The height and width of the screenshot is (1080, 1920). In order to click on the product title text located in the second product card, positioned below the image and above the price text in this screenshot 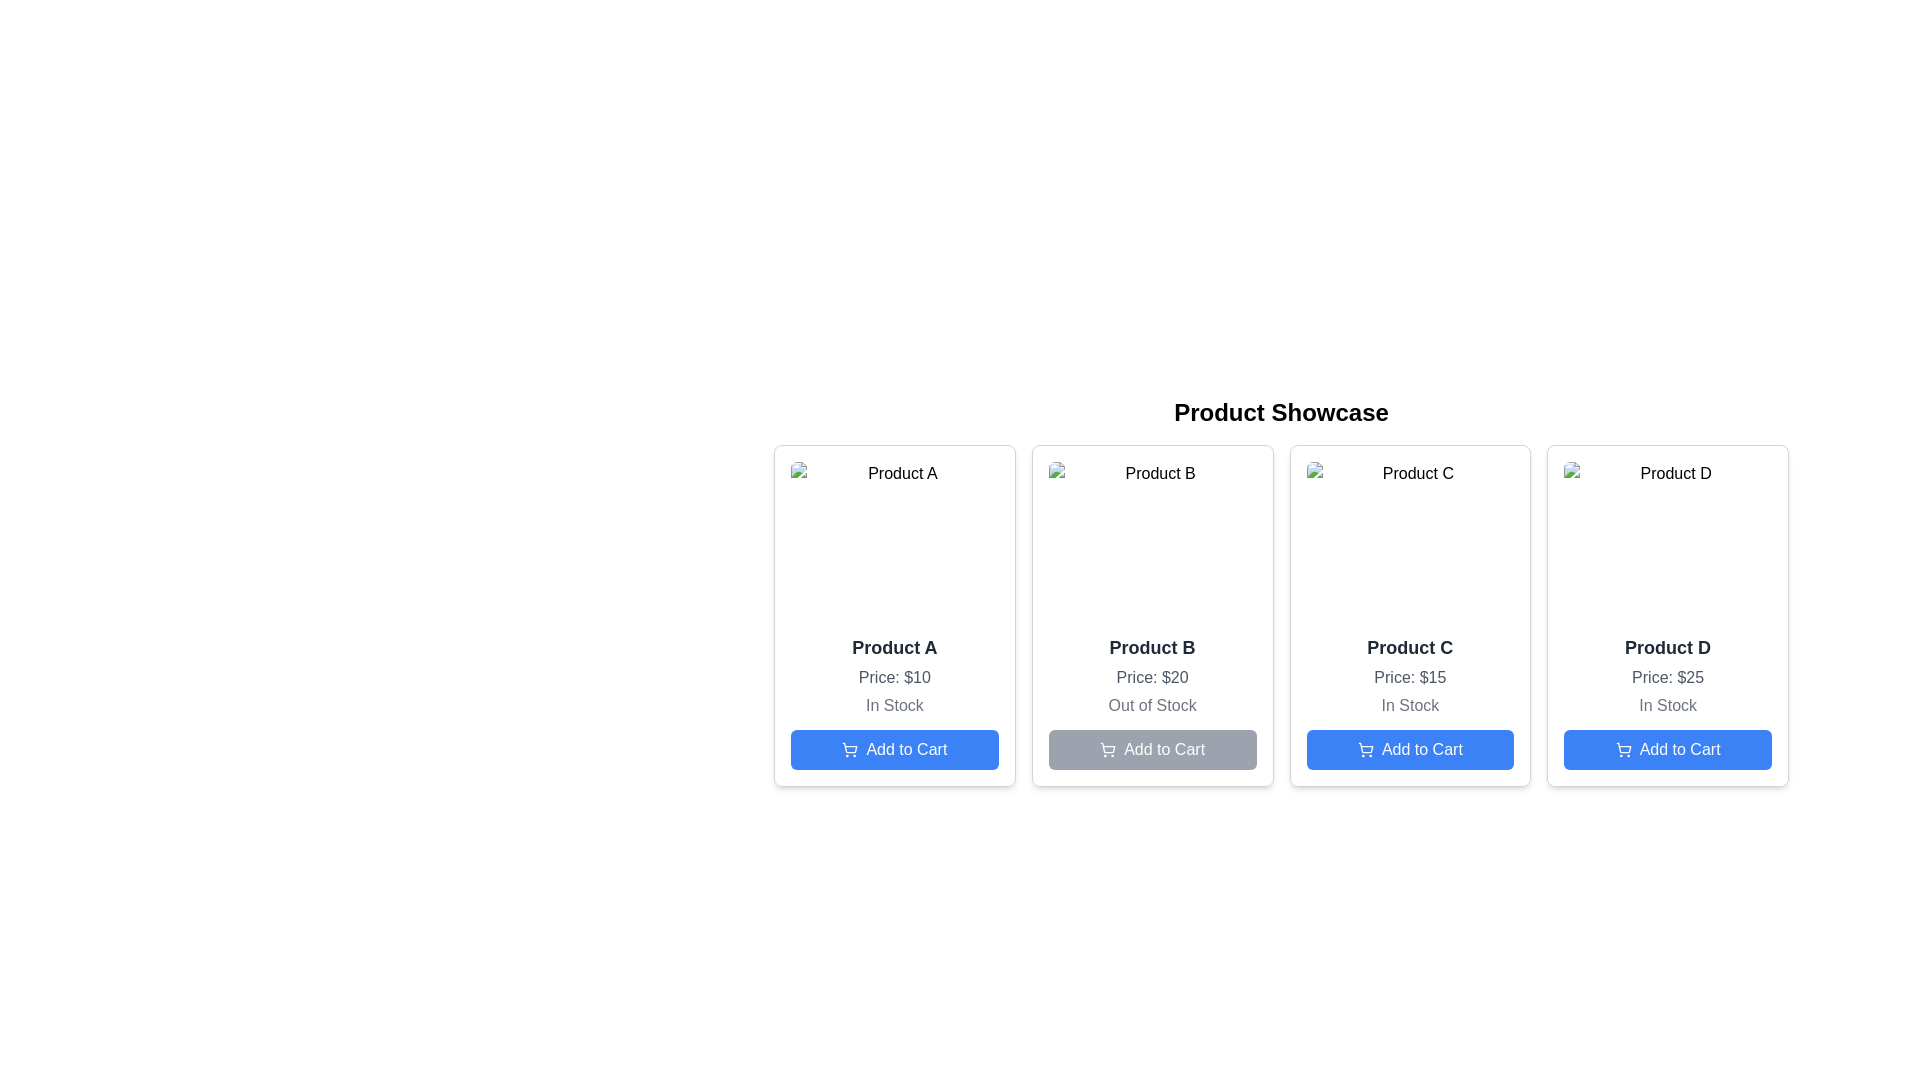, I will do `click(1152, 648)`.